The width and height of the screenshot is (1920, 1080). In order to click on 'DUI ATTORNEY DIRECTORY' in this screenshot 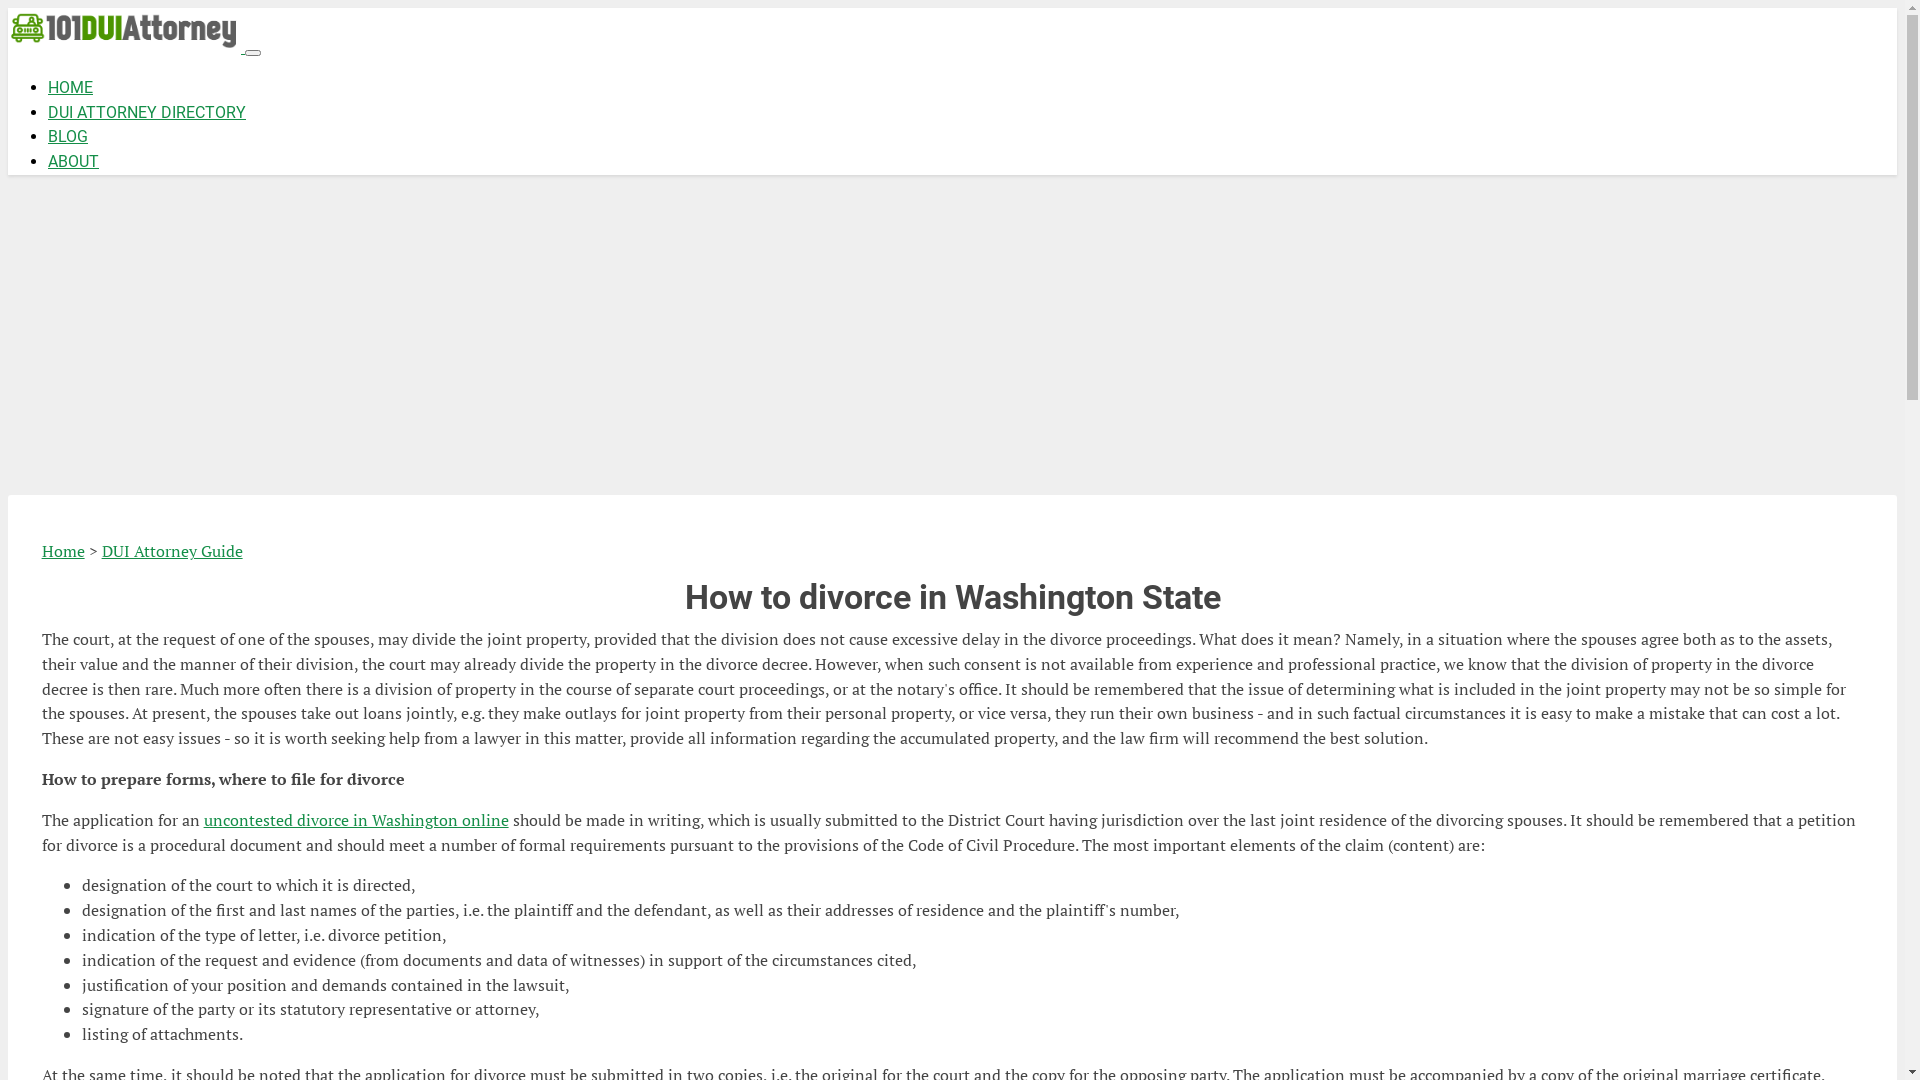, I will do `click(146, 112)`.